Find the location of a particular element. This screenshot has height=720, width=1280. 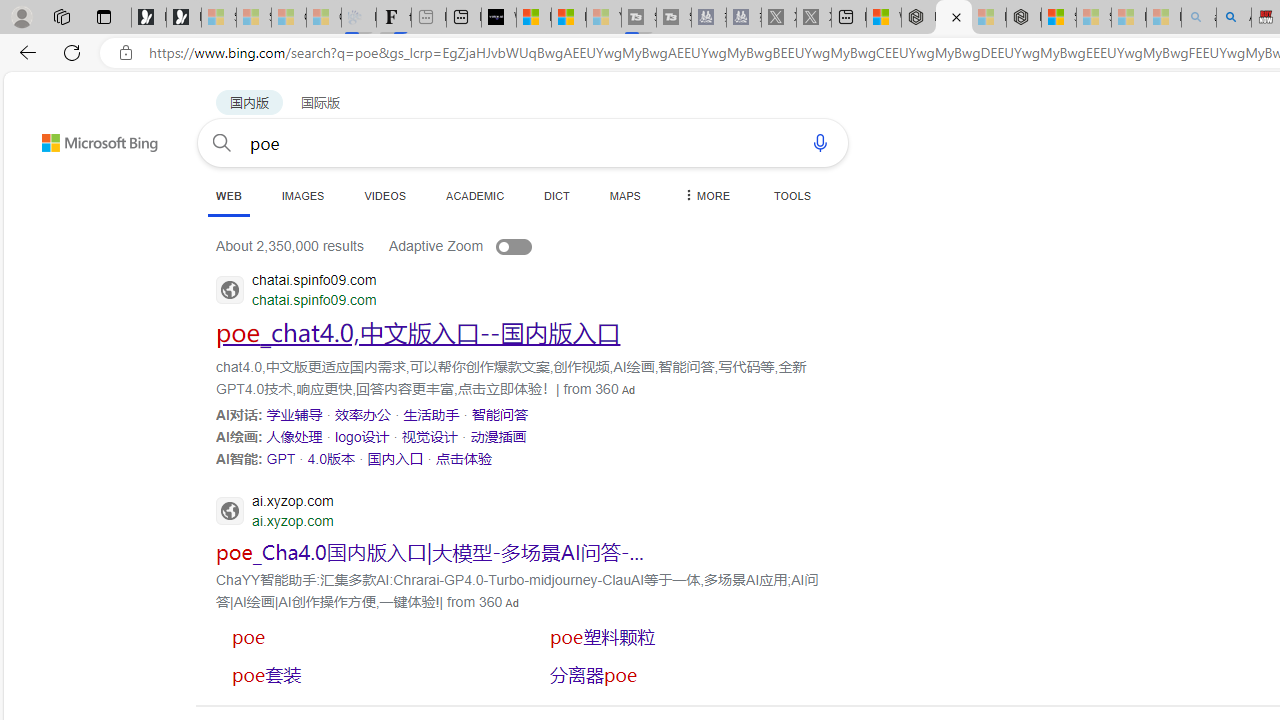

'Close tab' is located at coordinates (955, 17).